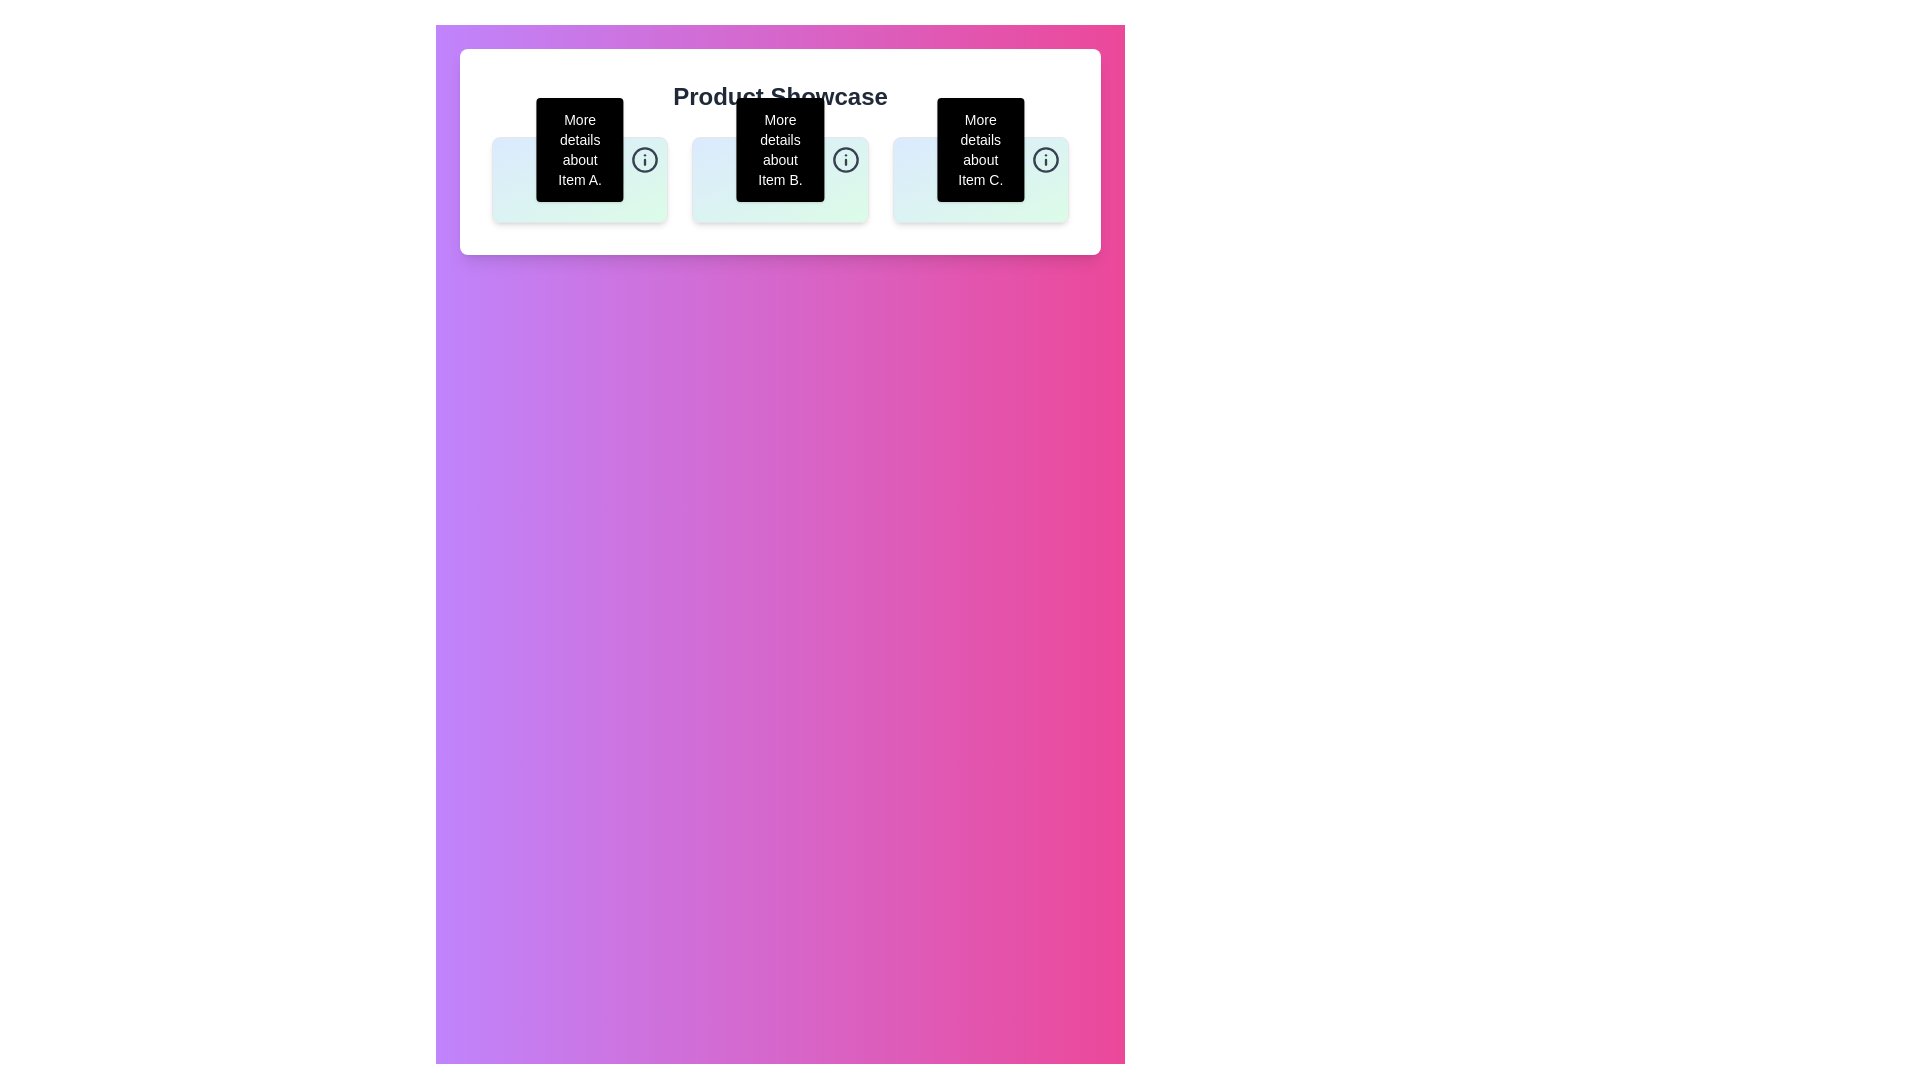 Image resolution: width=1920 pixels, height=1080 pixels. I want to click on the Text label displaying 'Item C', which is centered in the third panel of a horizontal series, positioned above the descriptive text, so click(980, 175).